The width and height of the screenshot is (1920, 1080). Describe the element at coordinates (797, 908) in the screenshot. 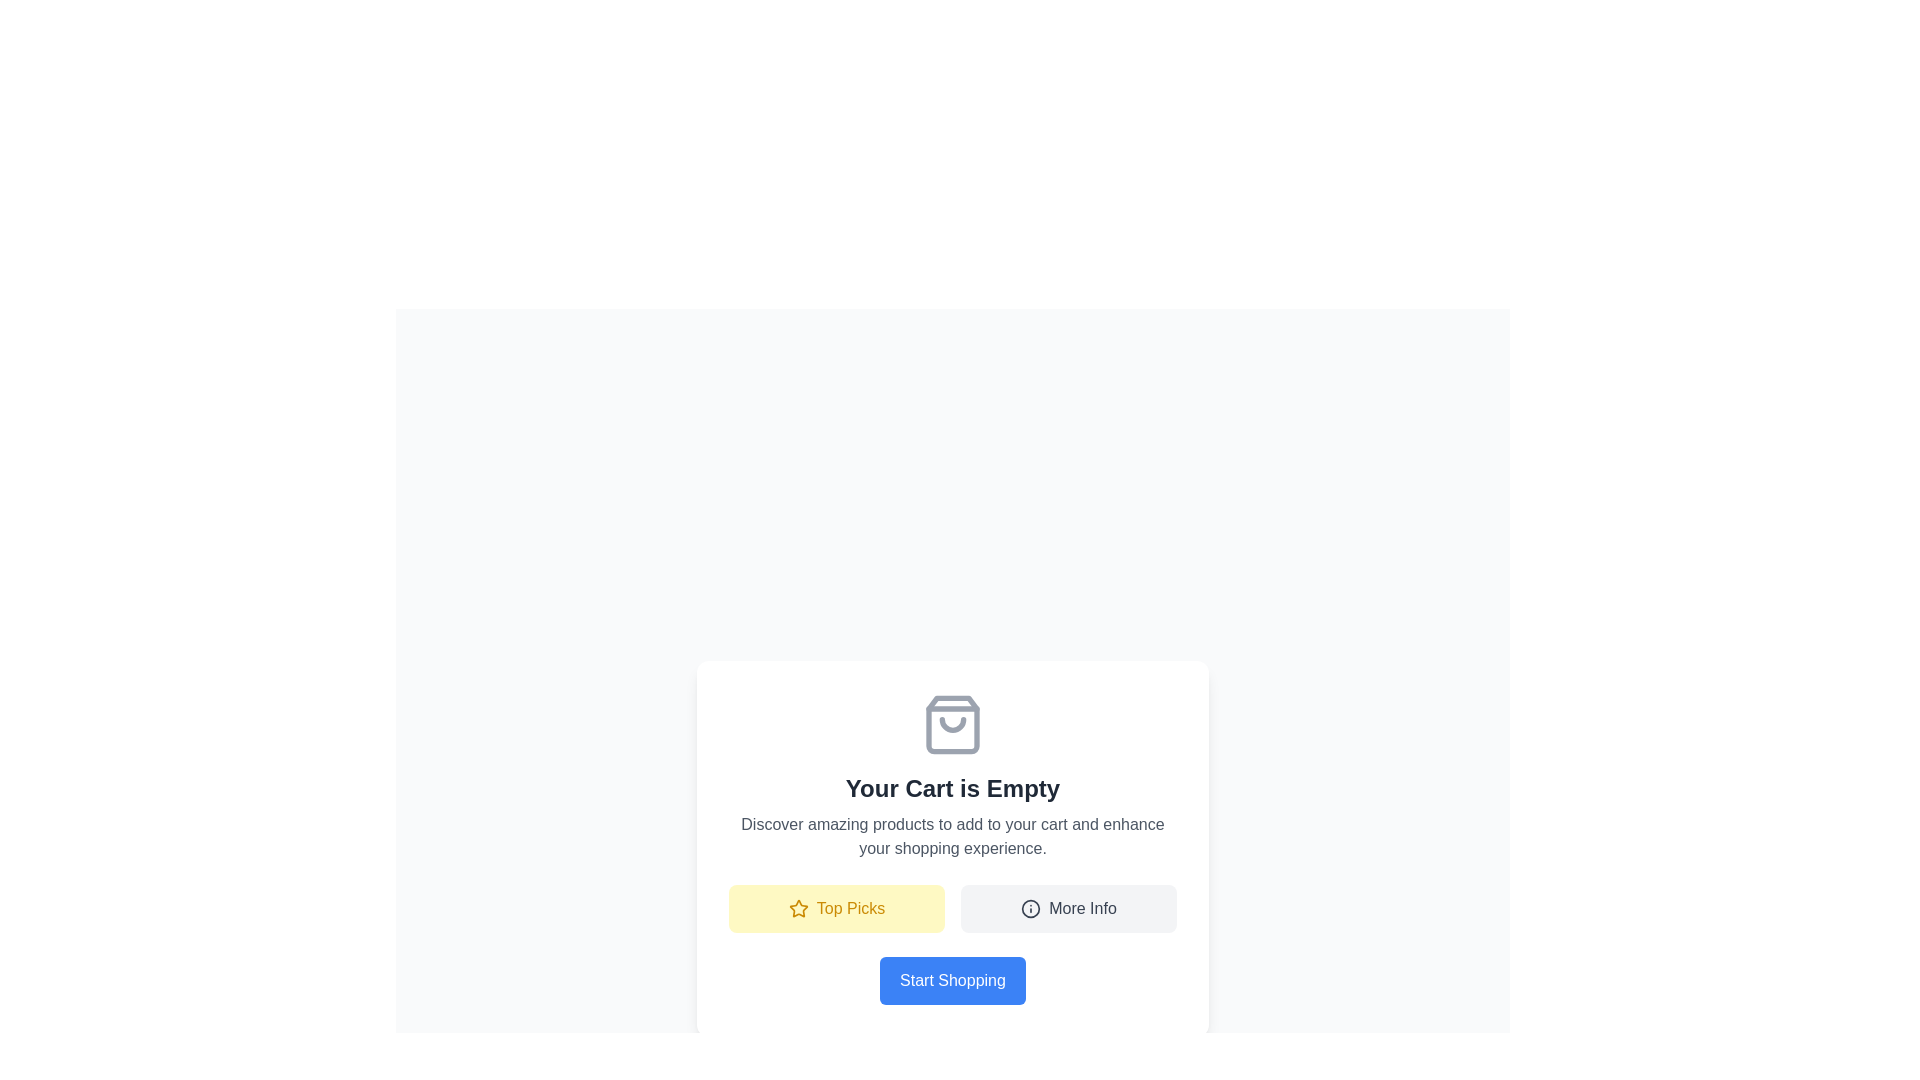

I see `the decorative icon representing a rating or favorite indicator located near the center of the page, specifically in the top left corner of a highlighted section` at that location.